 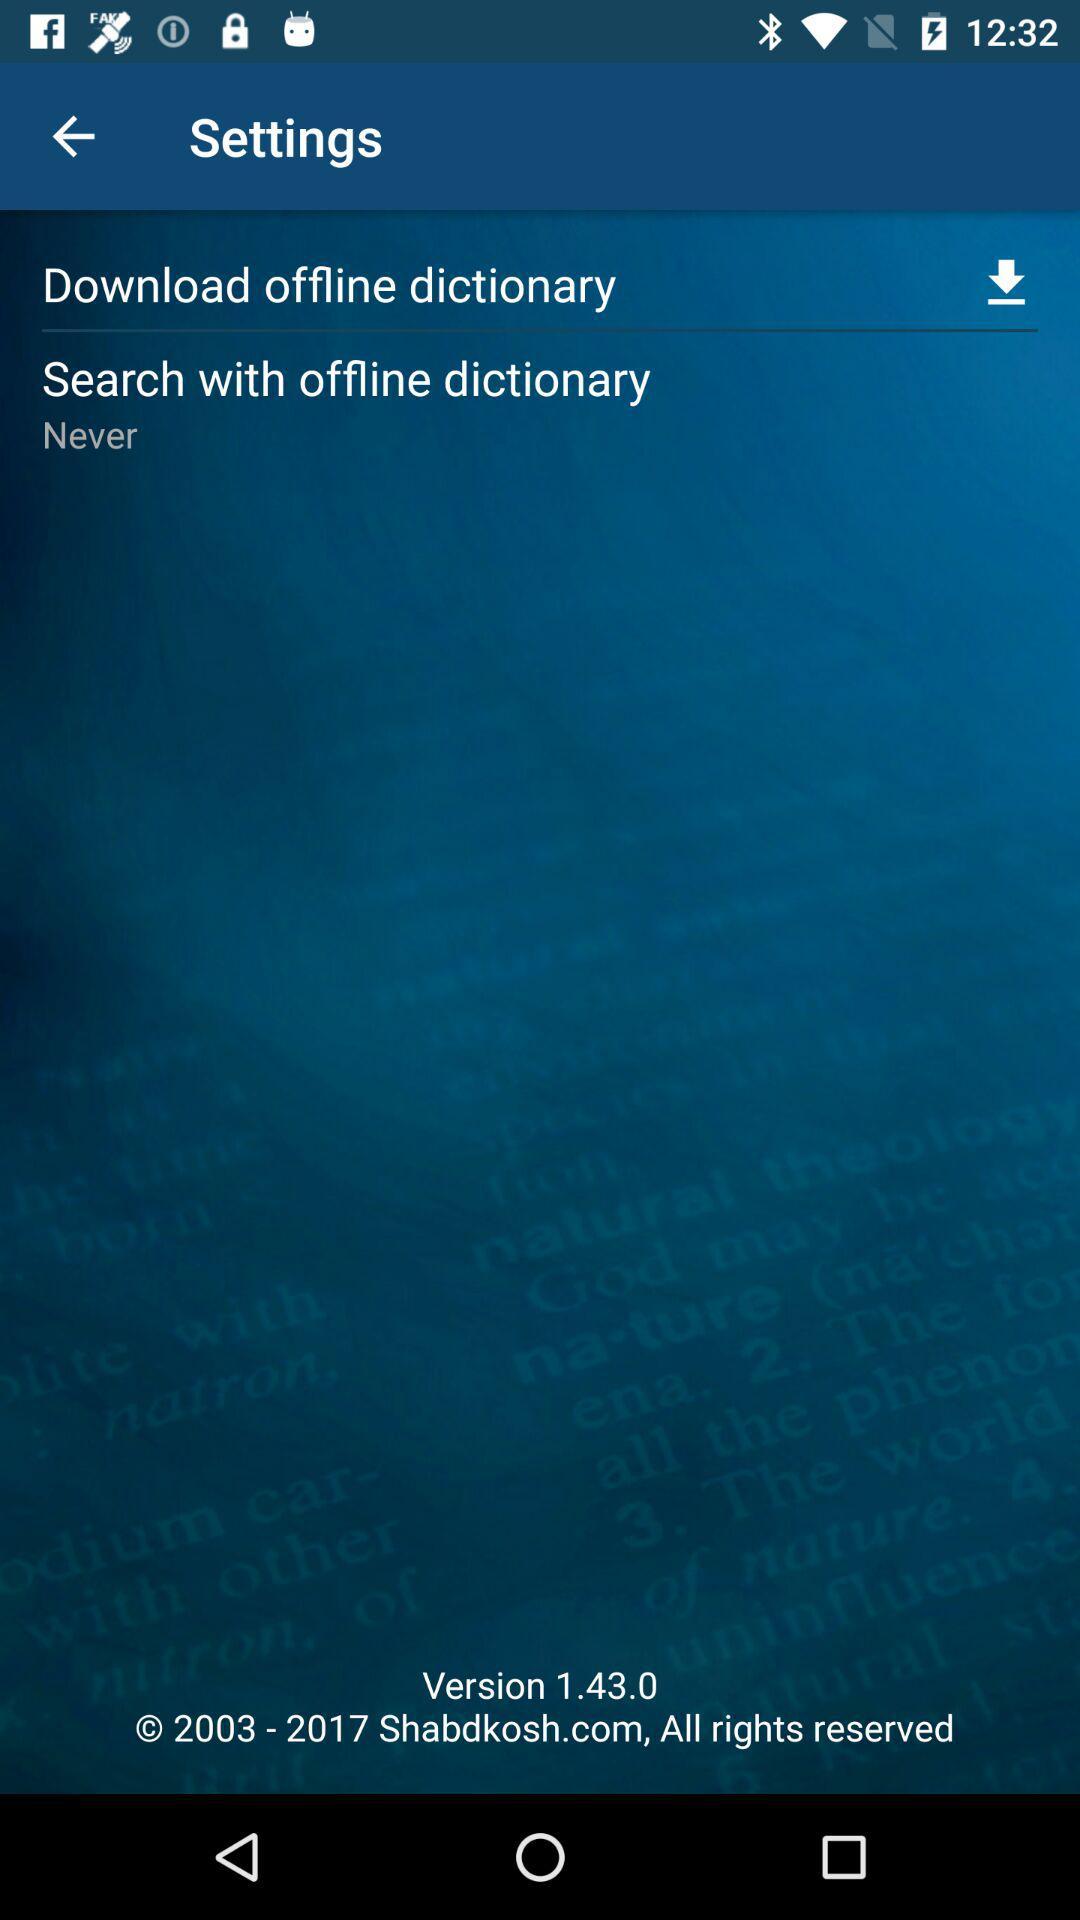 I want to click on download, so click(x=1006, y=282).